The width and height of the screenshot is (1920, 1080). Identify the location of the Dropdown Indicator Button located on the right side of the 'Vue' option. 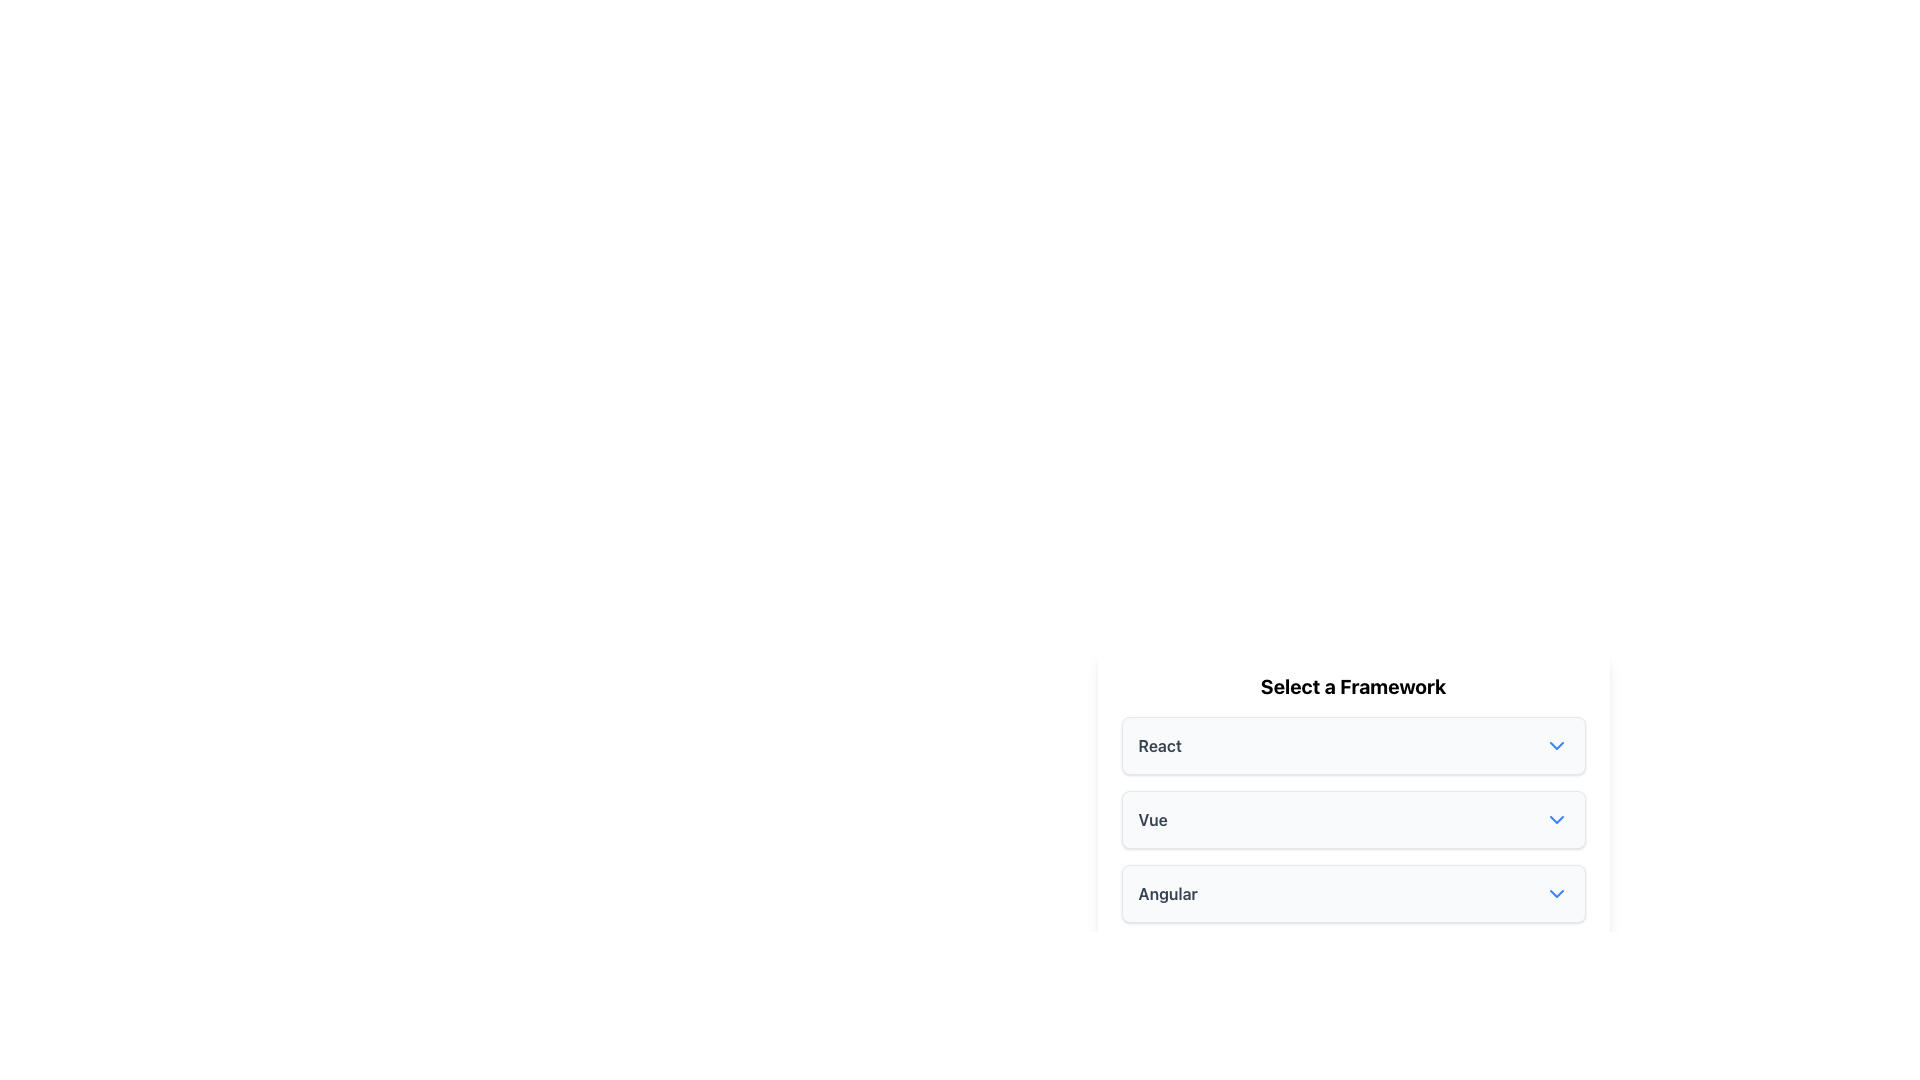
(1555, 820).